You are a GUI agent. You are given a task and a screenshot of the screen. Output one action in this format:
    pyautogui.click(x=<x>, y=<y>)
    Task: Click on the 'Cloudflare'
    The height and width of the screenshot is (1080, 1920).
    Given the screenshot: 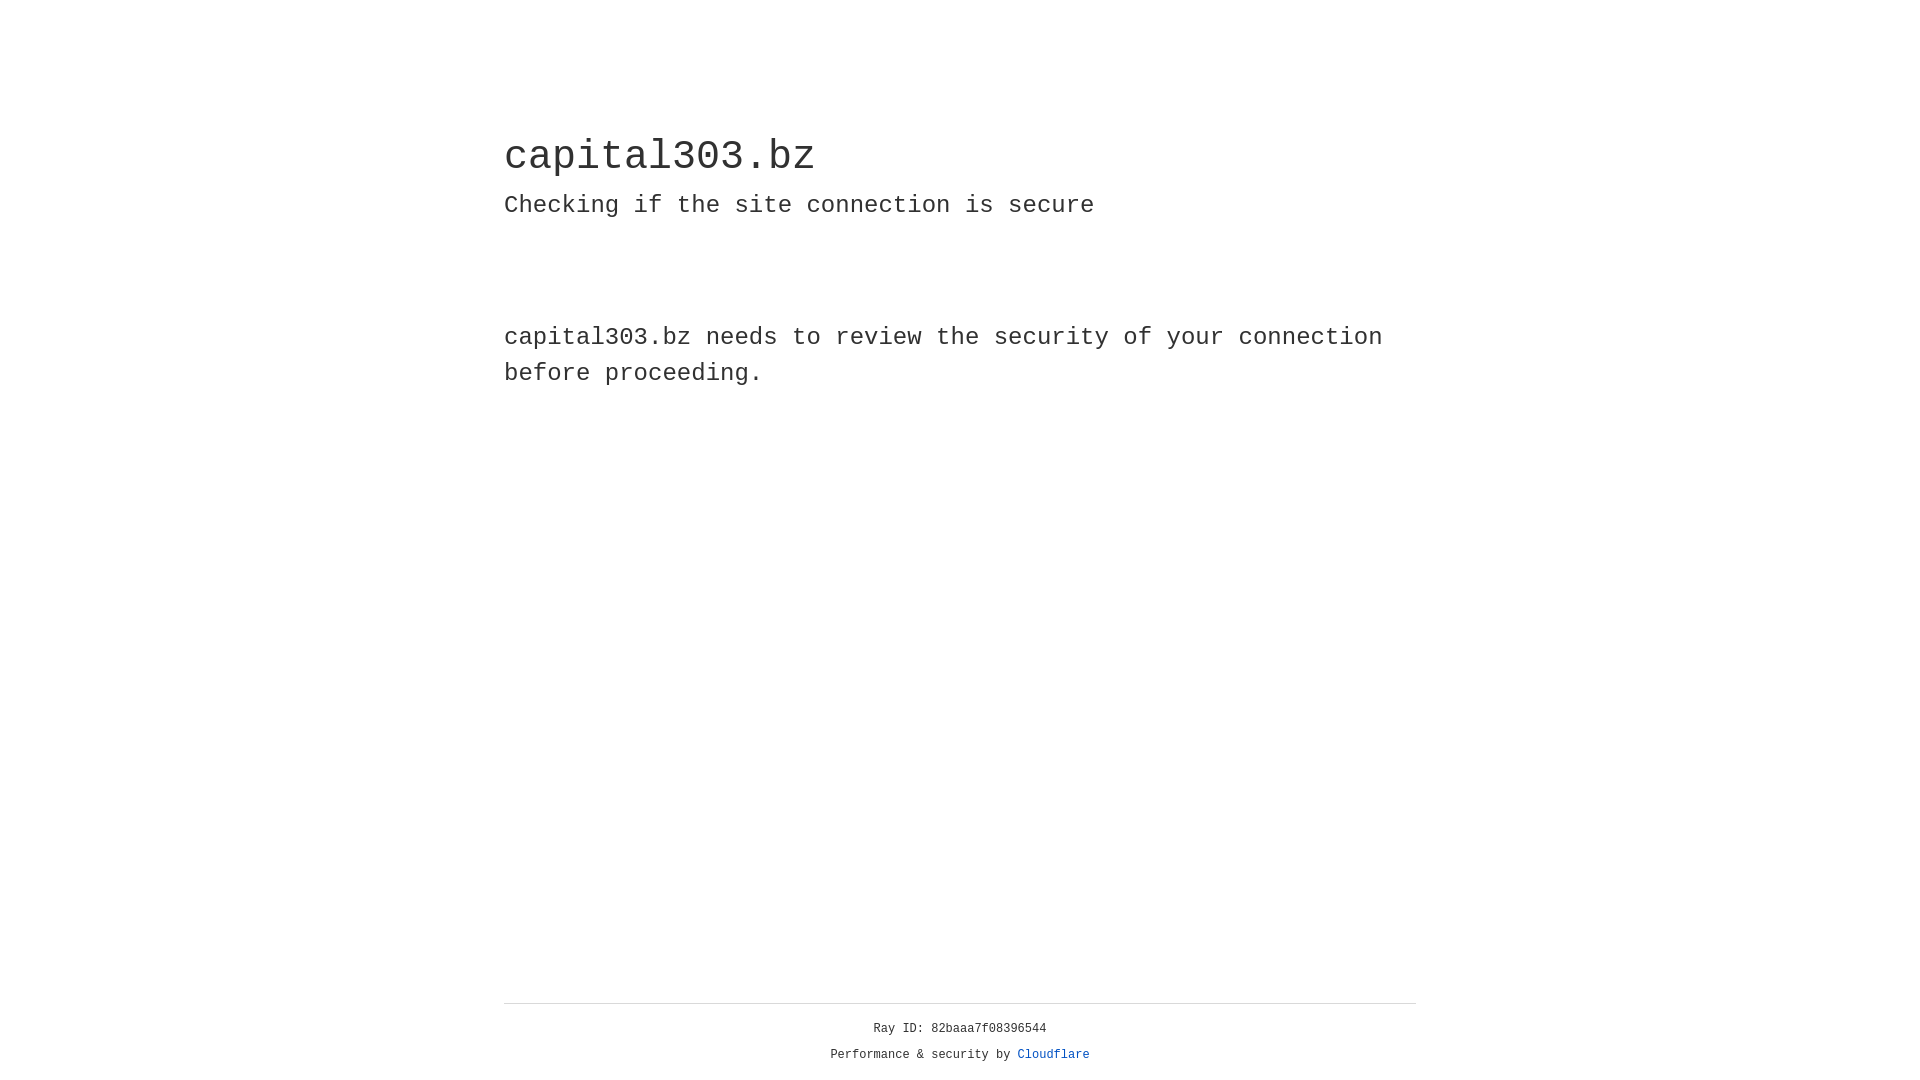 What is the action you would take?
    pyautogui.click(x=1017, y=1054)
    